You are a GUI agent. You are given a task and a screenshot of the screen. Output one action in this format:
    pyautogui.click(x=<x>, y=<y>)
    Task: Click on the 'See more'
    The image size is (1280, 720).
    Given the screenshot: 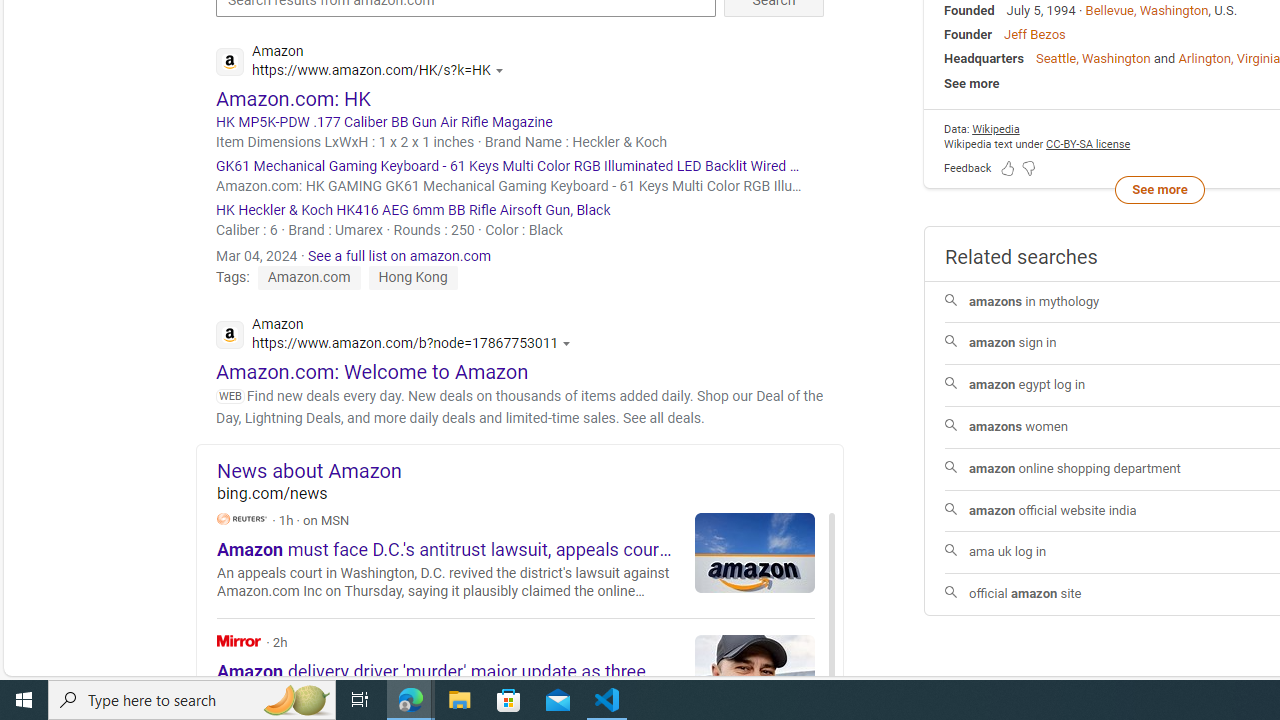 What is the action you would take?
    pyautogui.click(x=1159, y=189)
    